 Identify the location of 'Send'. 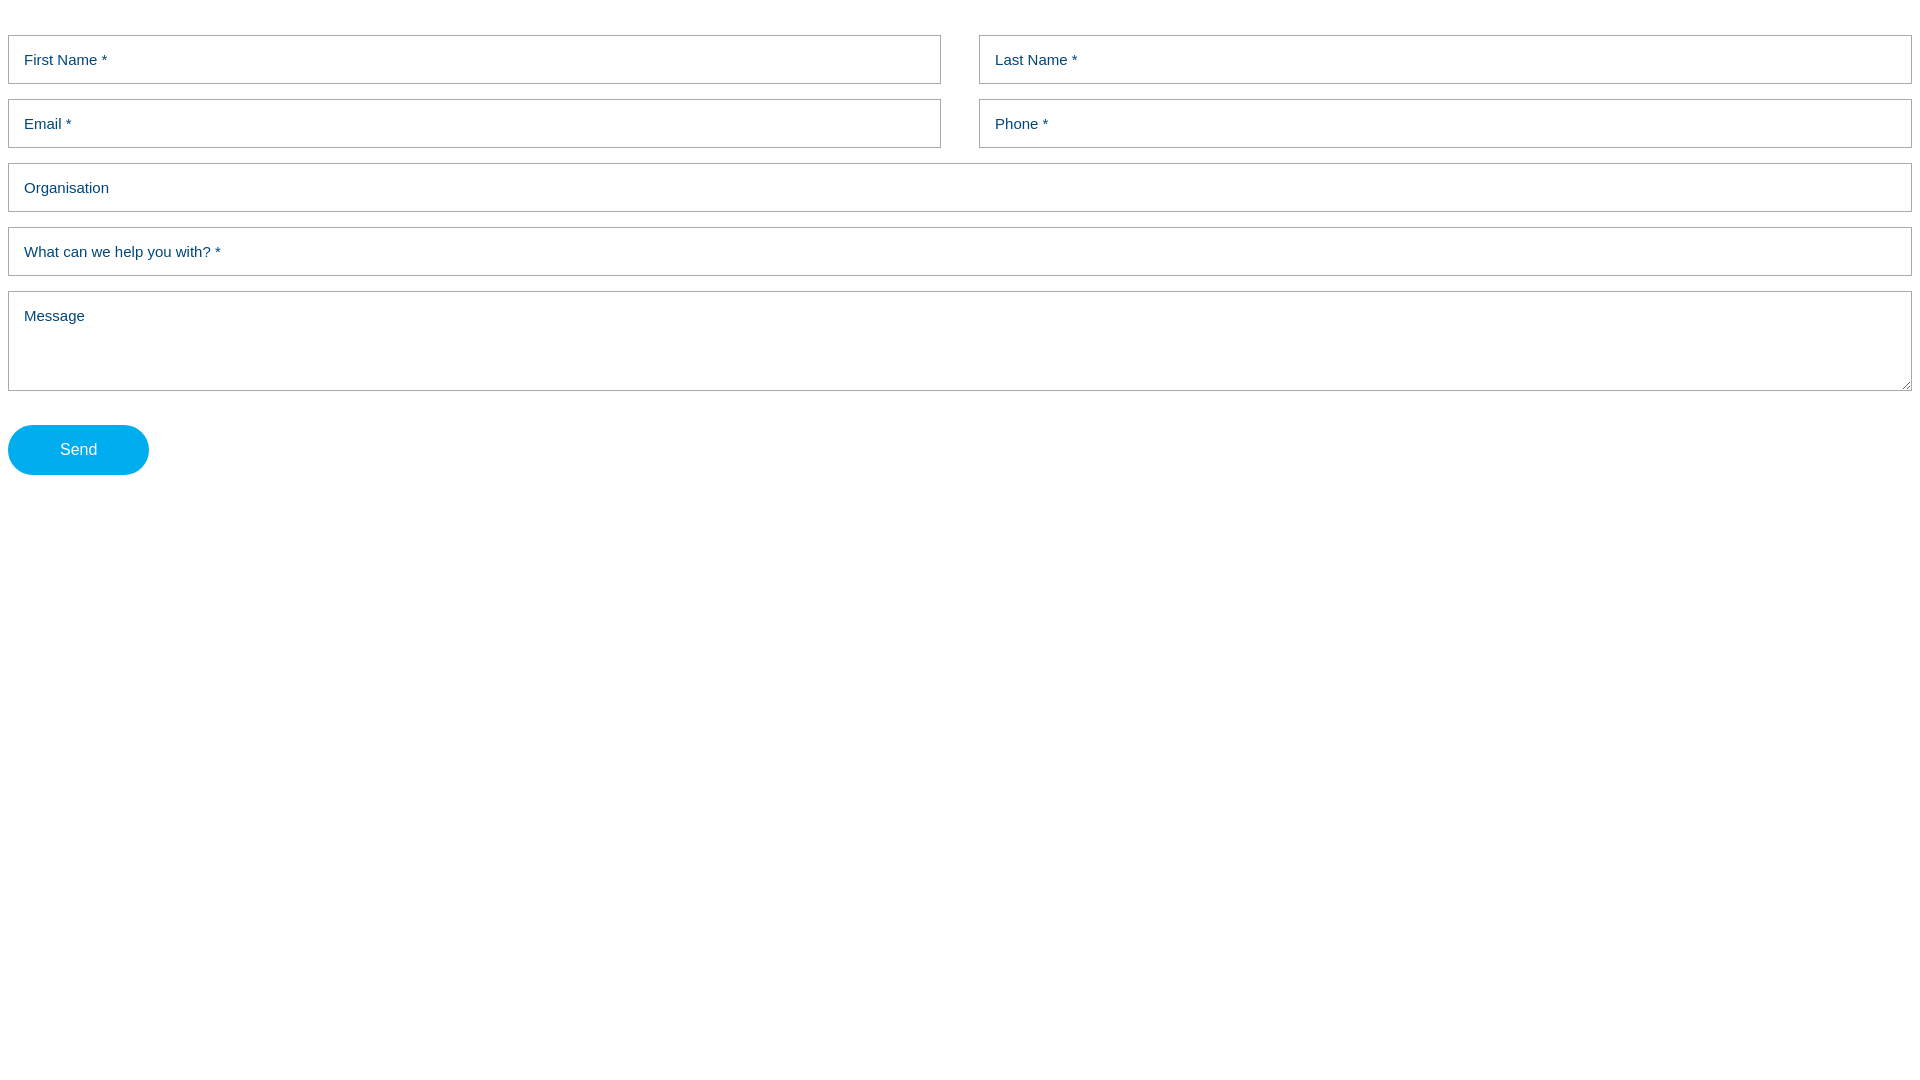
(8, 450).